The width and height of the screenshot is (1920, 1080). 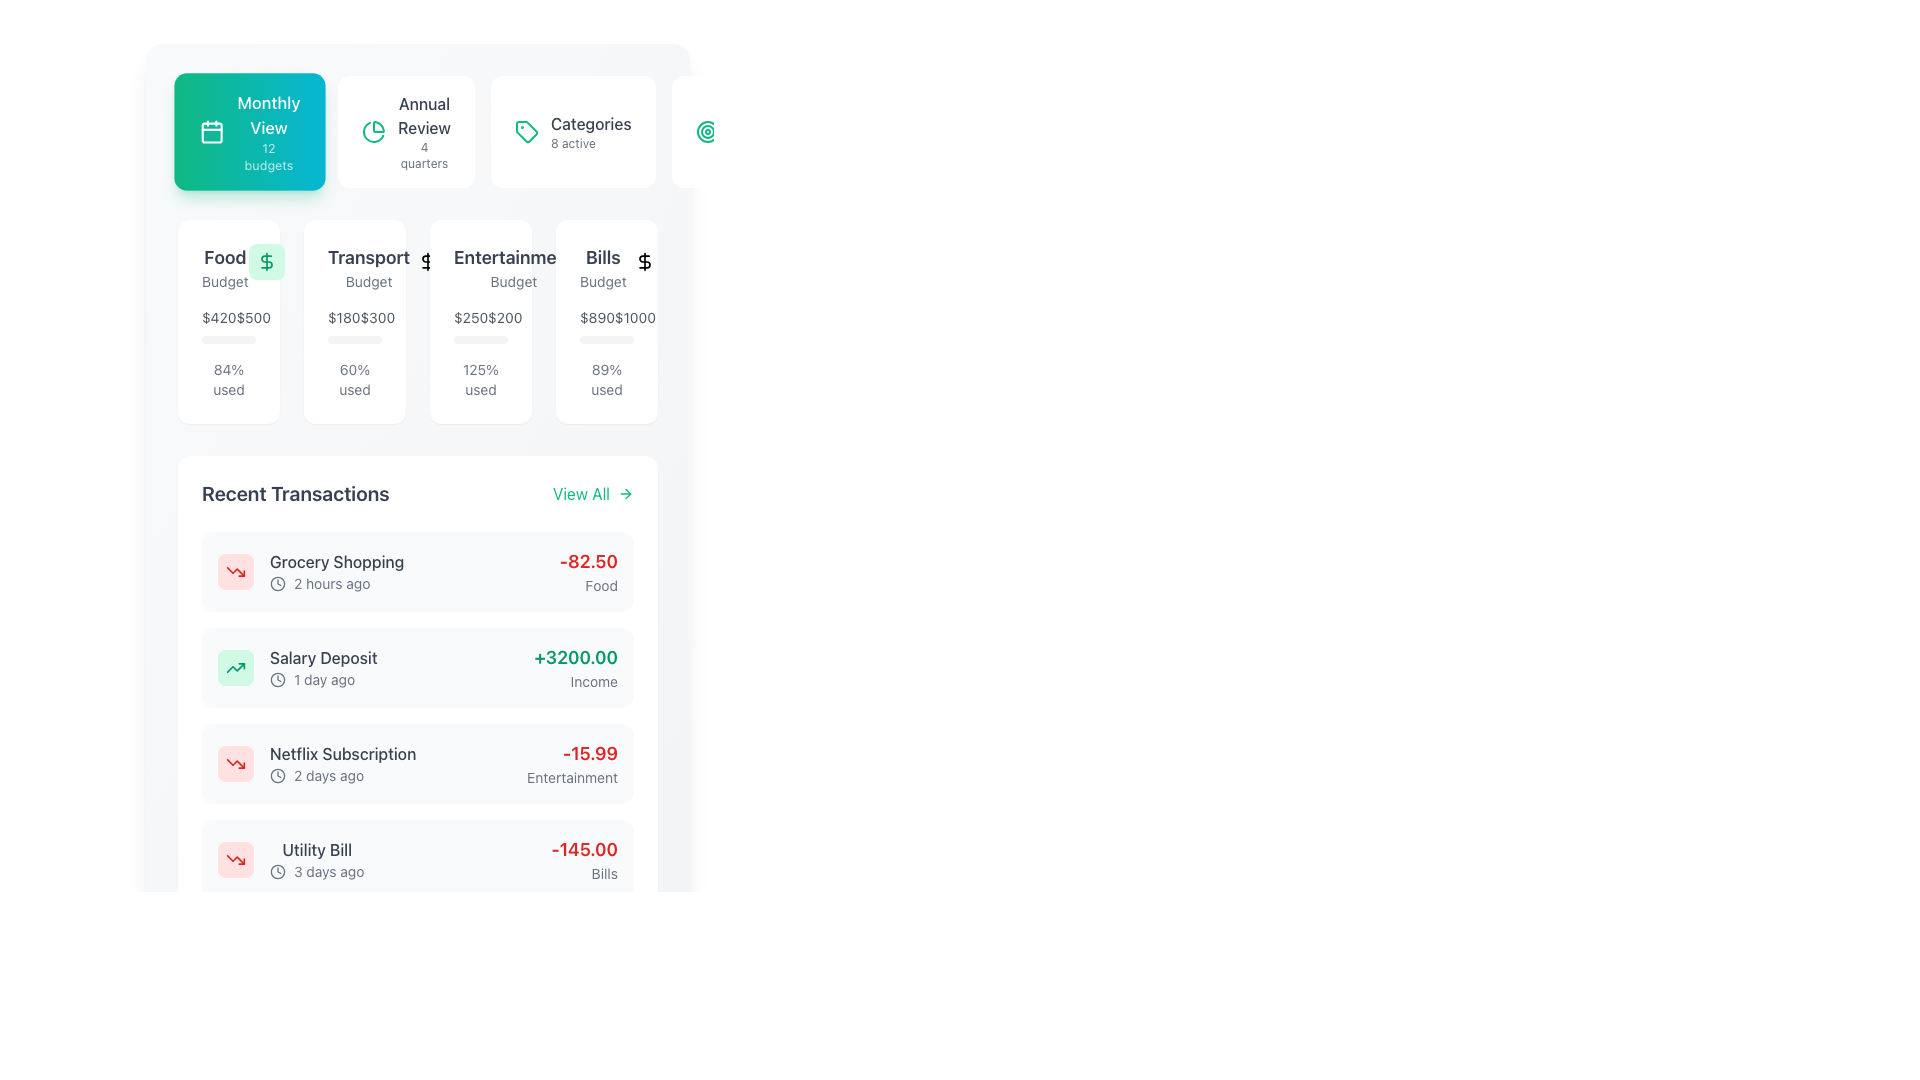 What do you see at coordinates (277, 678) in the screenshot?
I see `the clock icon in the 'Recent Transactions' section that represents the 'Salary Deposit' transaction, positioned to the left of the '1 day ago' text` at bounding box center [277, 678].